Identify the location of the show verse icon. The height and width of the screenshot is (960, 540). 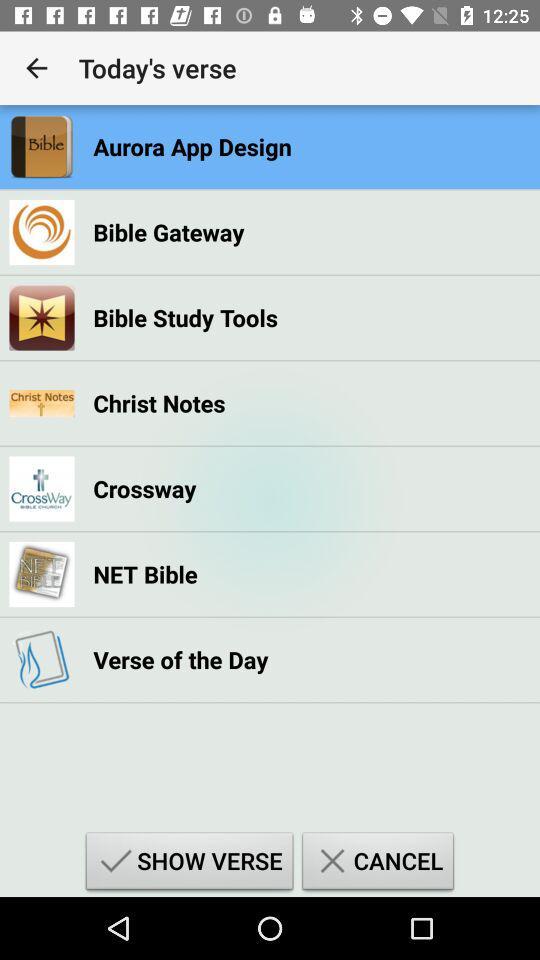
(189, 863).